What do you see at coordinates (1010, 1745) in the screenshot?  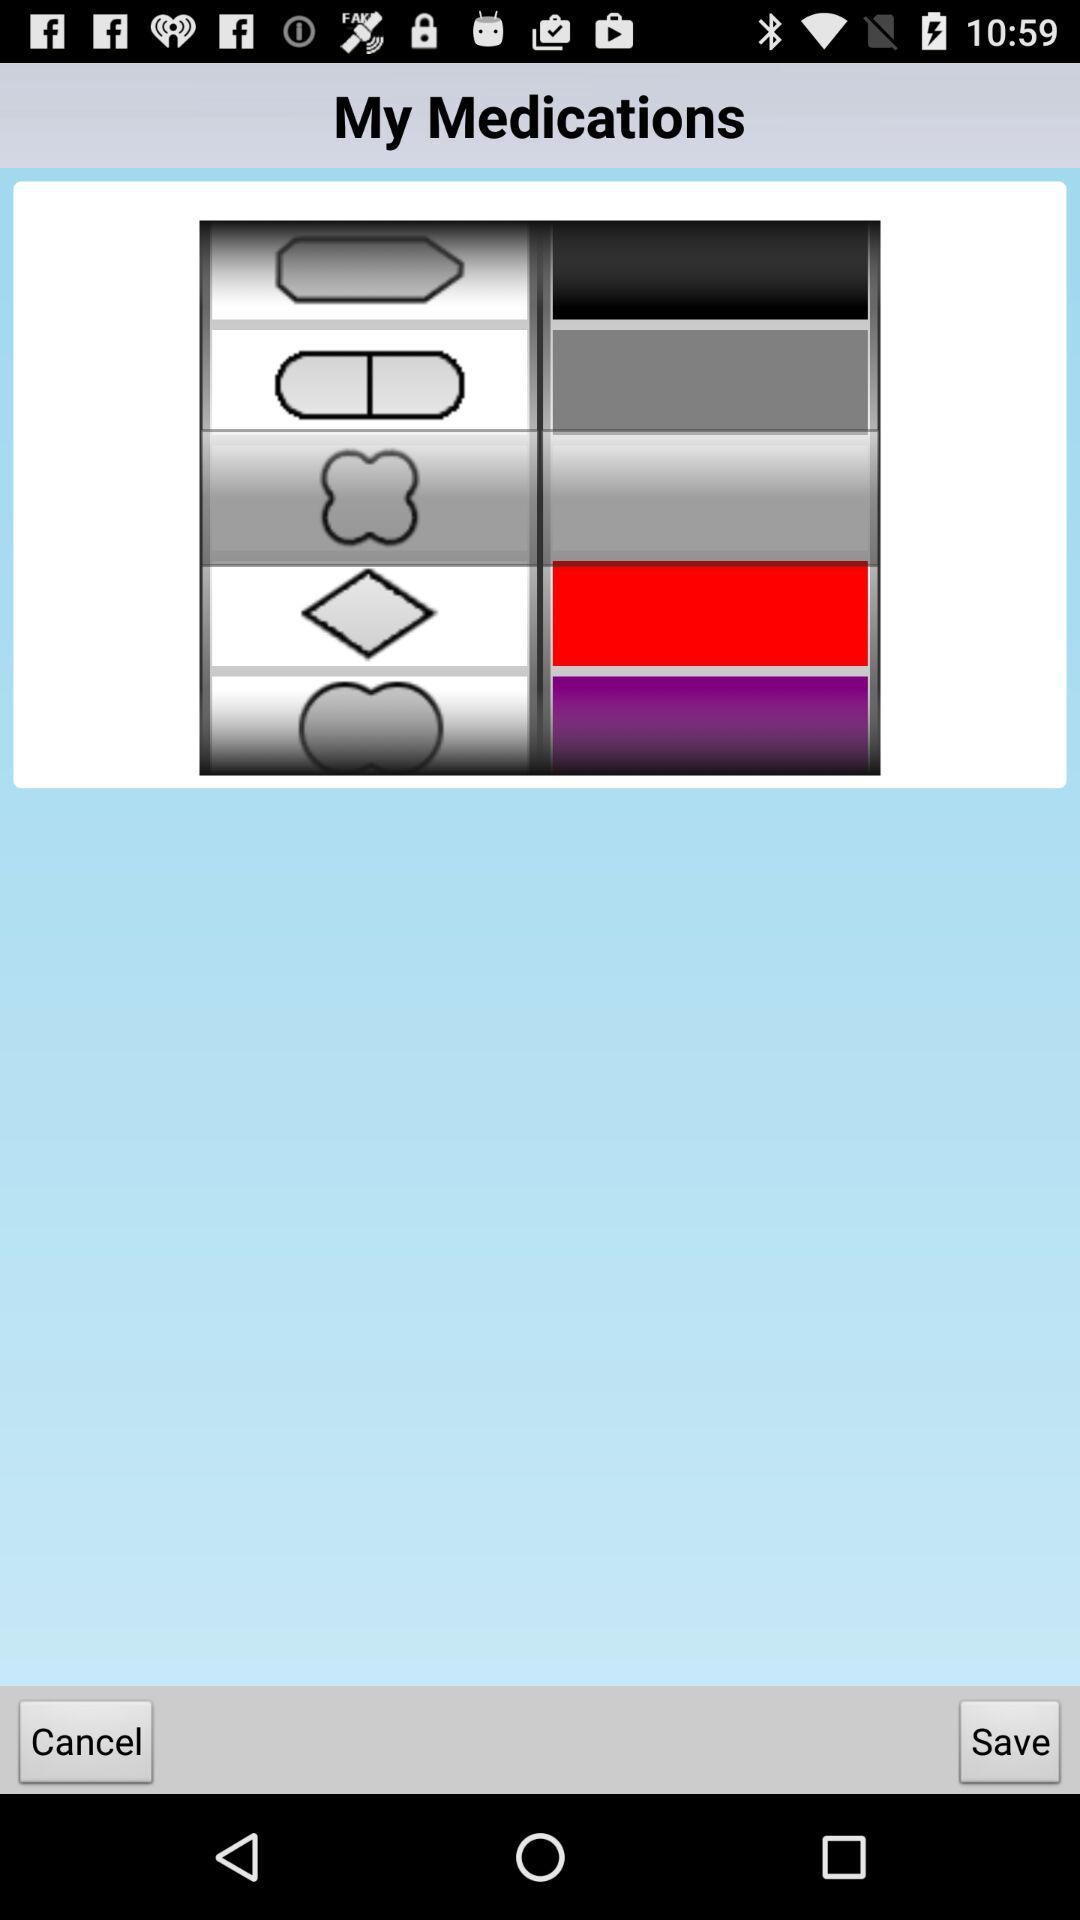 I see `the item next to cancel` at bounding box center [1010, 1745].